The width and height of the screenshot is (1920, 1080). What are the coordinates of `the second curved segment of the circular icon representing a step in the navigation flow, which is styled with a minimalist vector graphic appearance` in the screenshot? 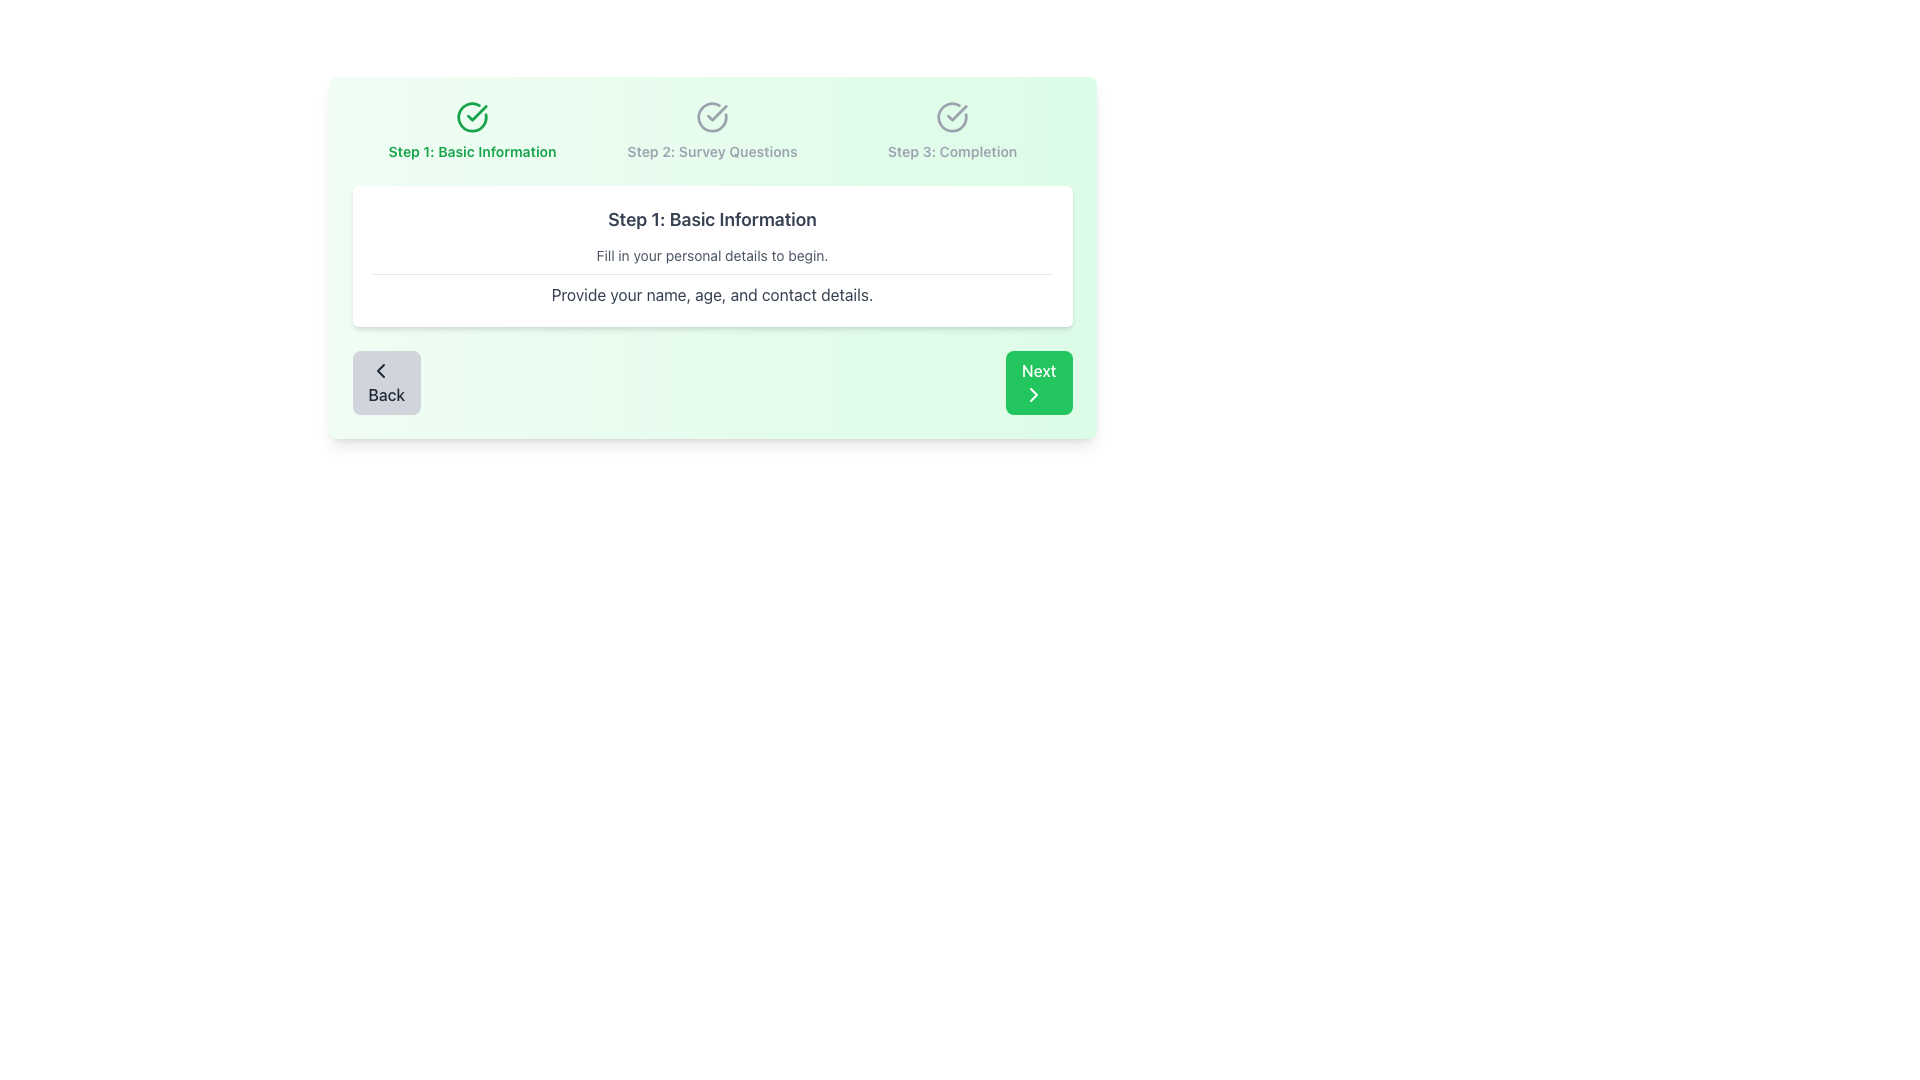 It's located at (712, 117).